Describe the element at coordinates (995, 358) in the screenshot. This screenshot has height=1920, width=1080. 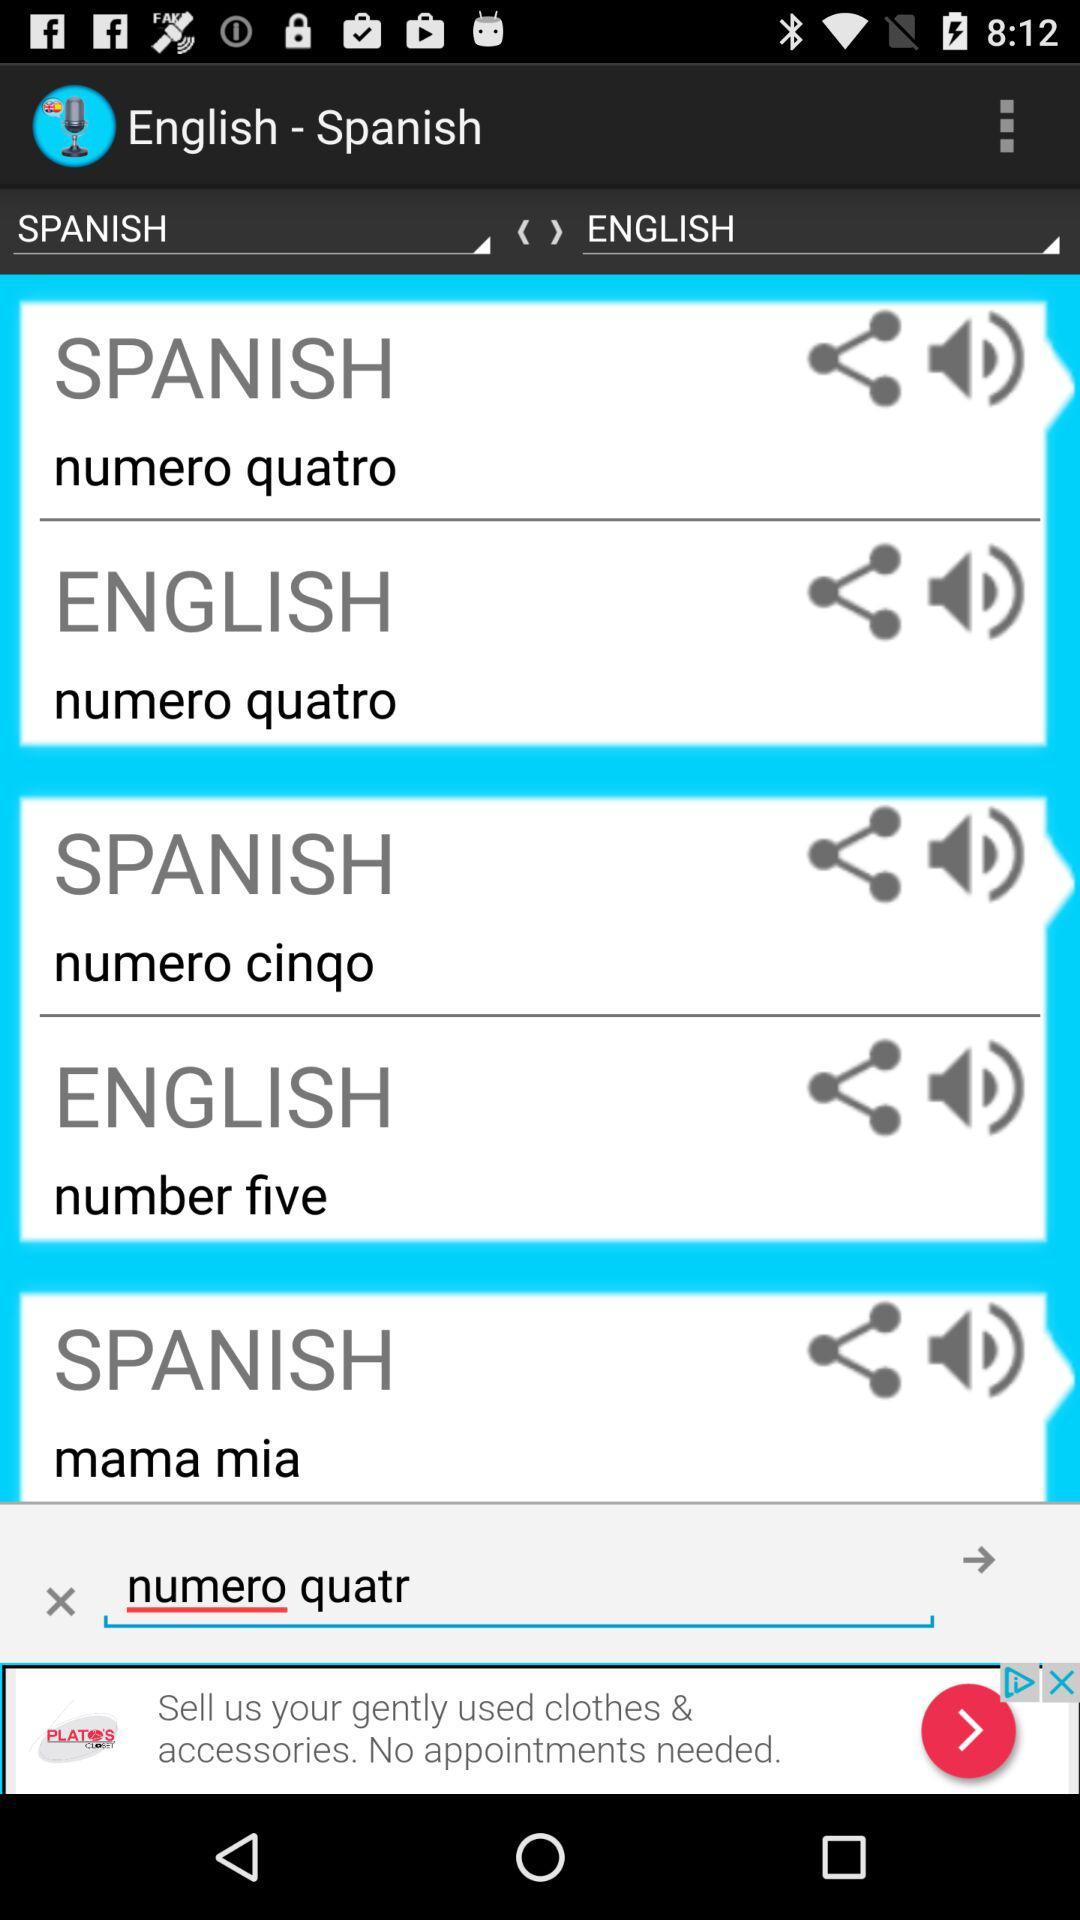
I see `sound` at that location.